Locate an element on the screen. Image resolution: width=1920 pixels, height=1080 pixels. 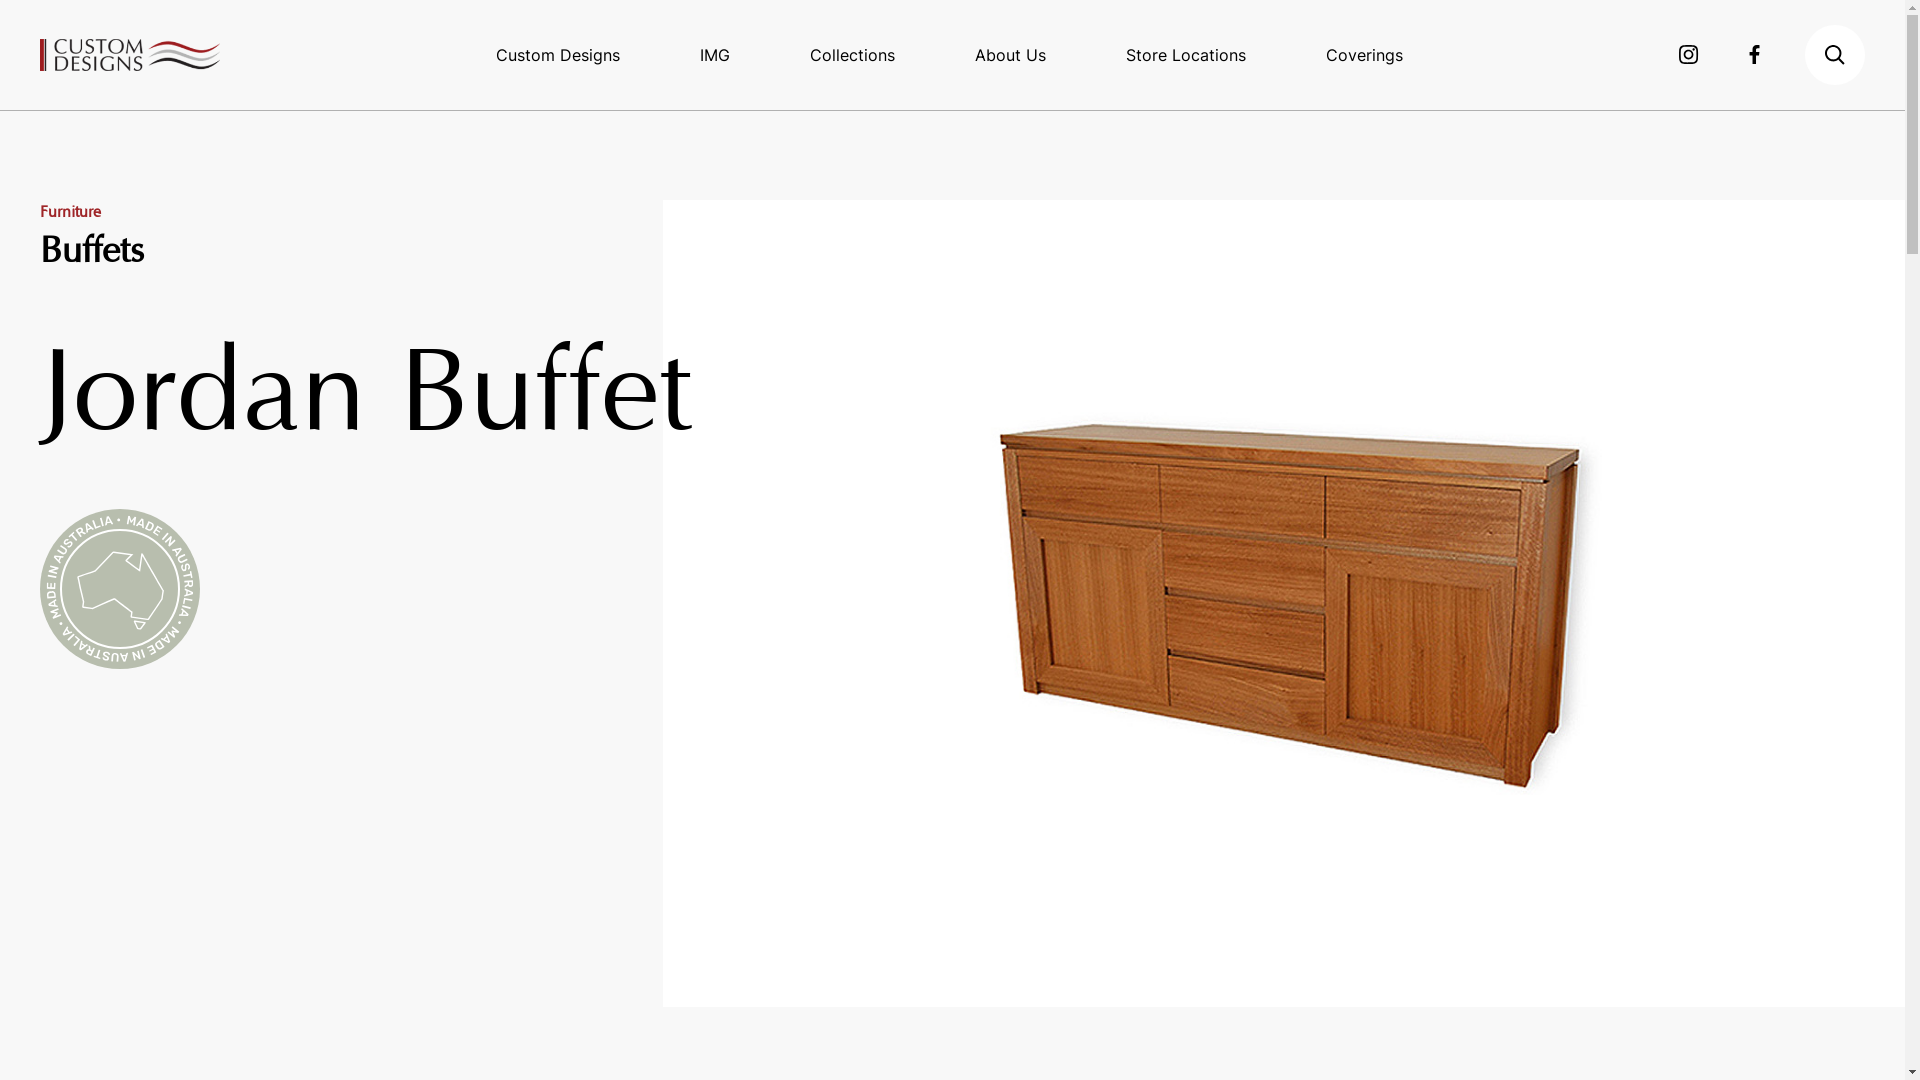
'Search' is located at coordinates (1834, 53).